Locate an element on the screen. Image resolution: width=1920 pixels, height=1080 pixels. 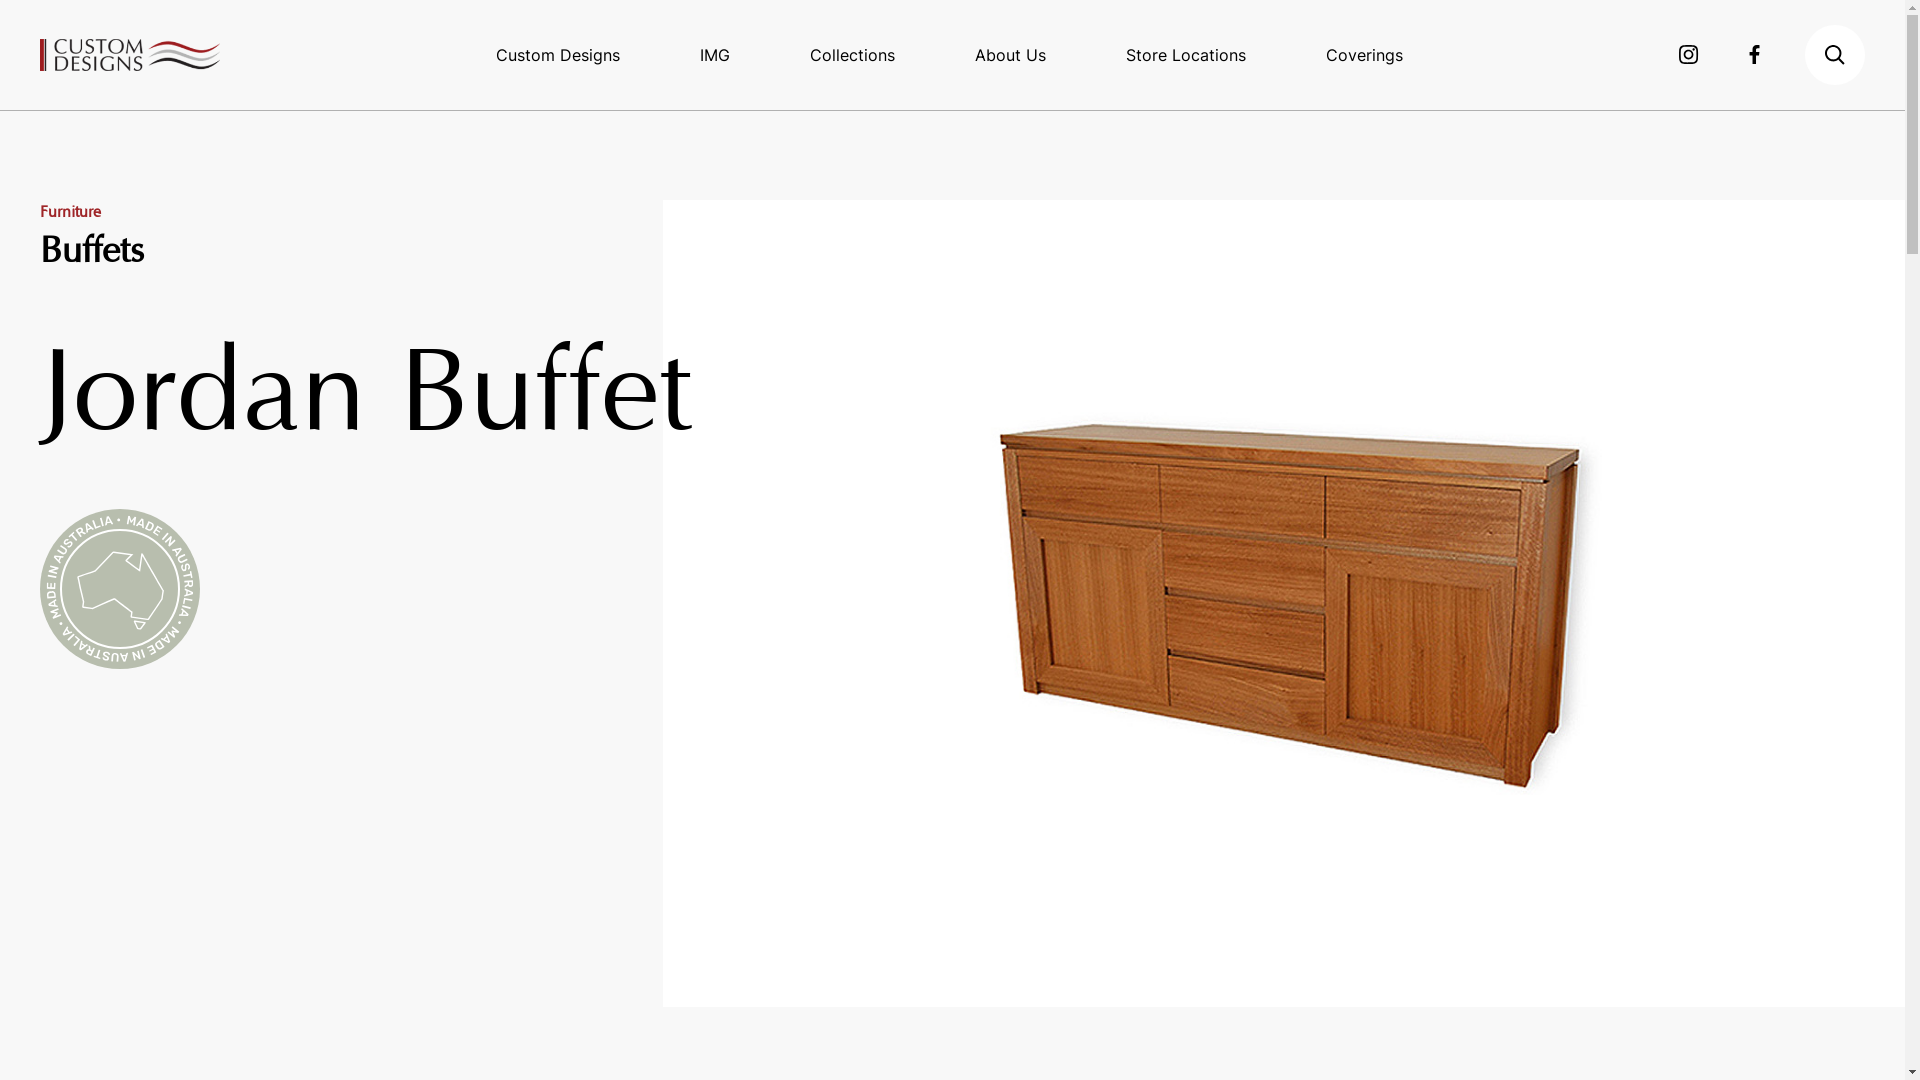
'Search' is located at coordinates (1834, 53).